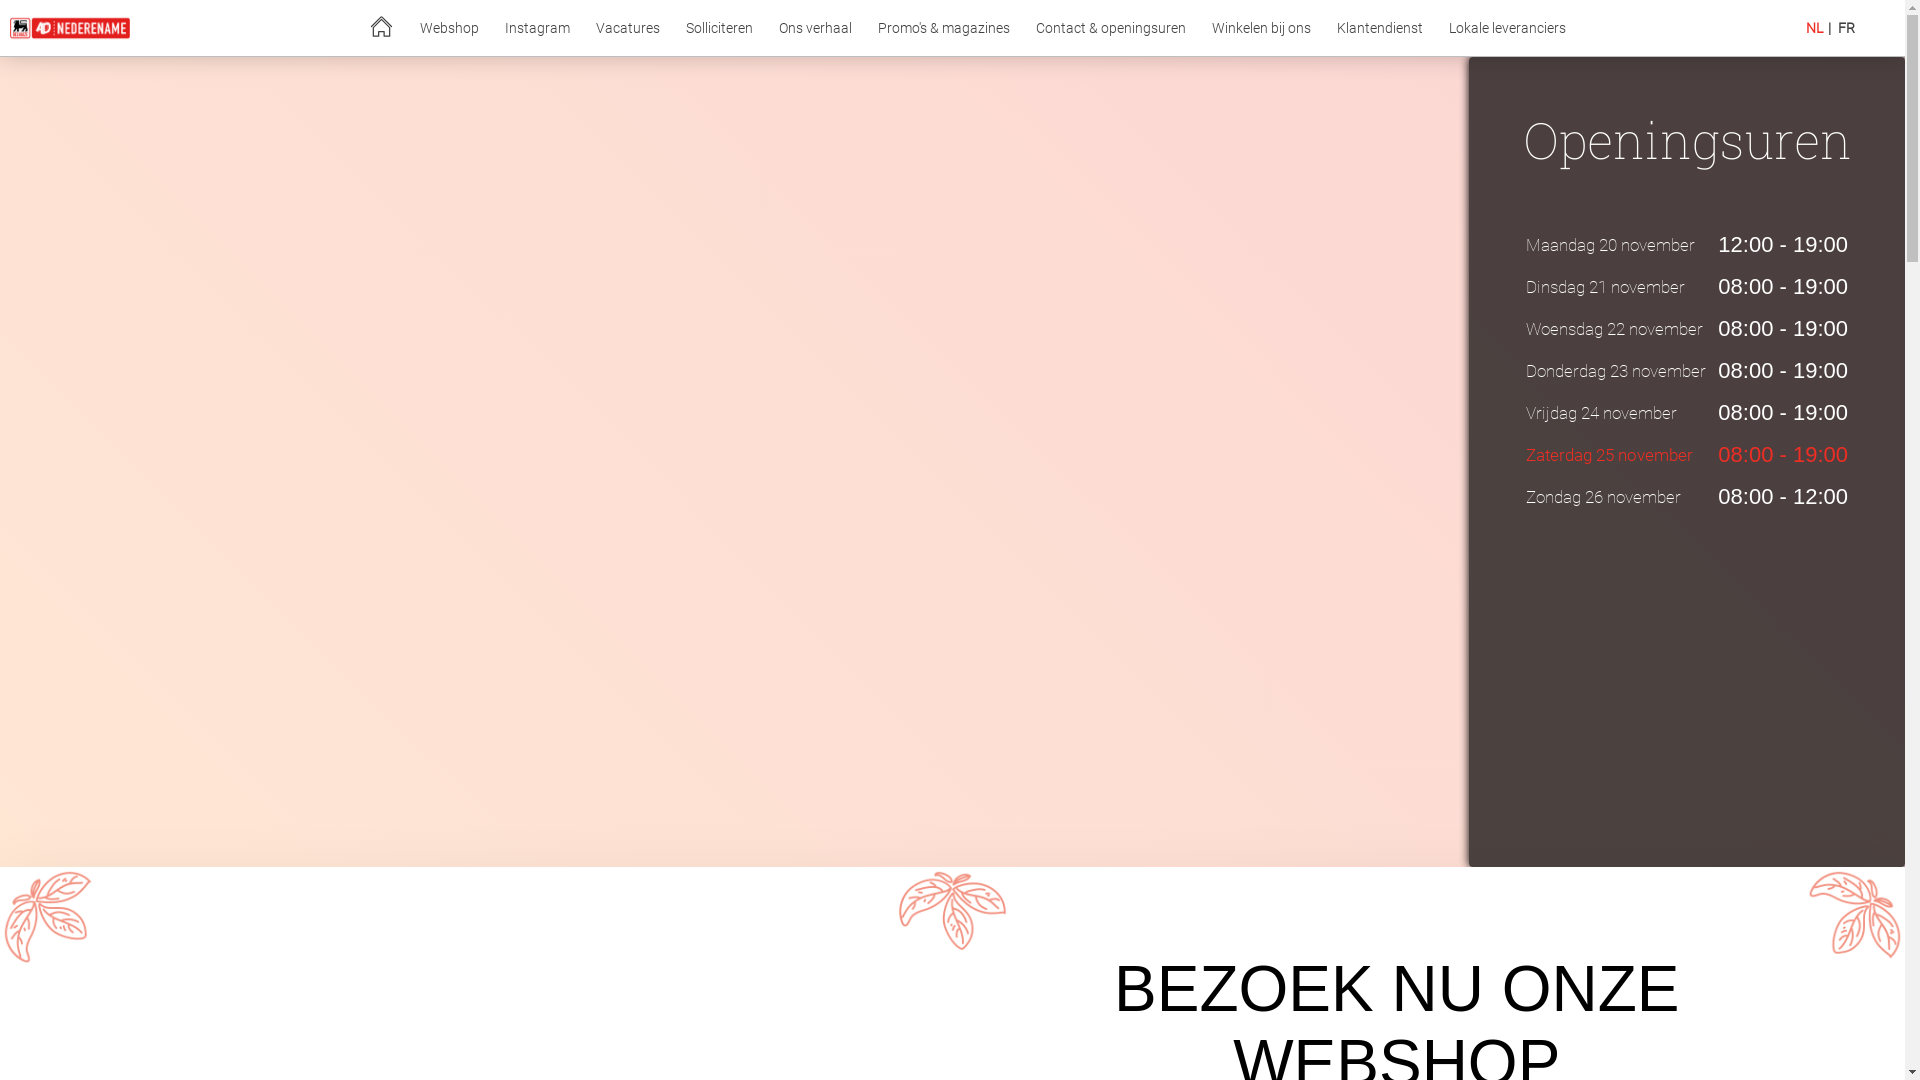 The width and height of the screenshot is (1920, 1080). I want to click on 'FR', so click(1844, 27).